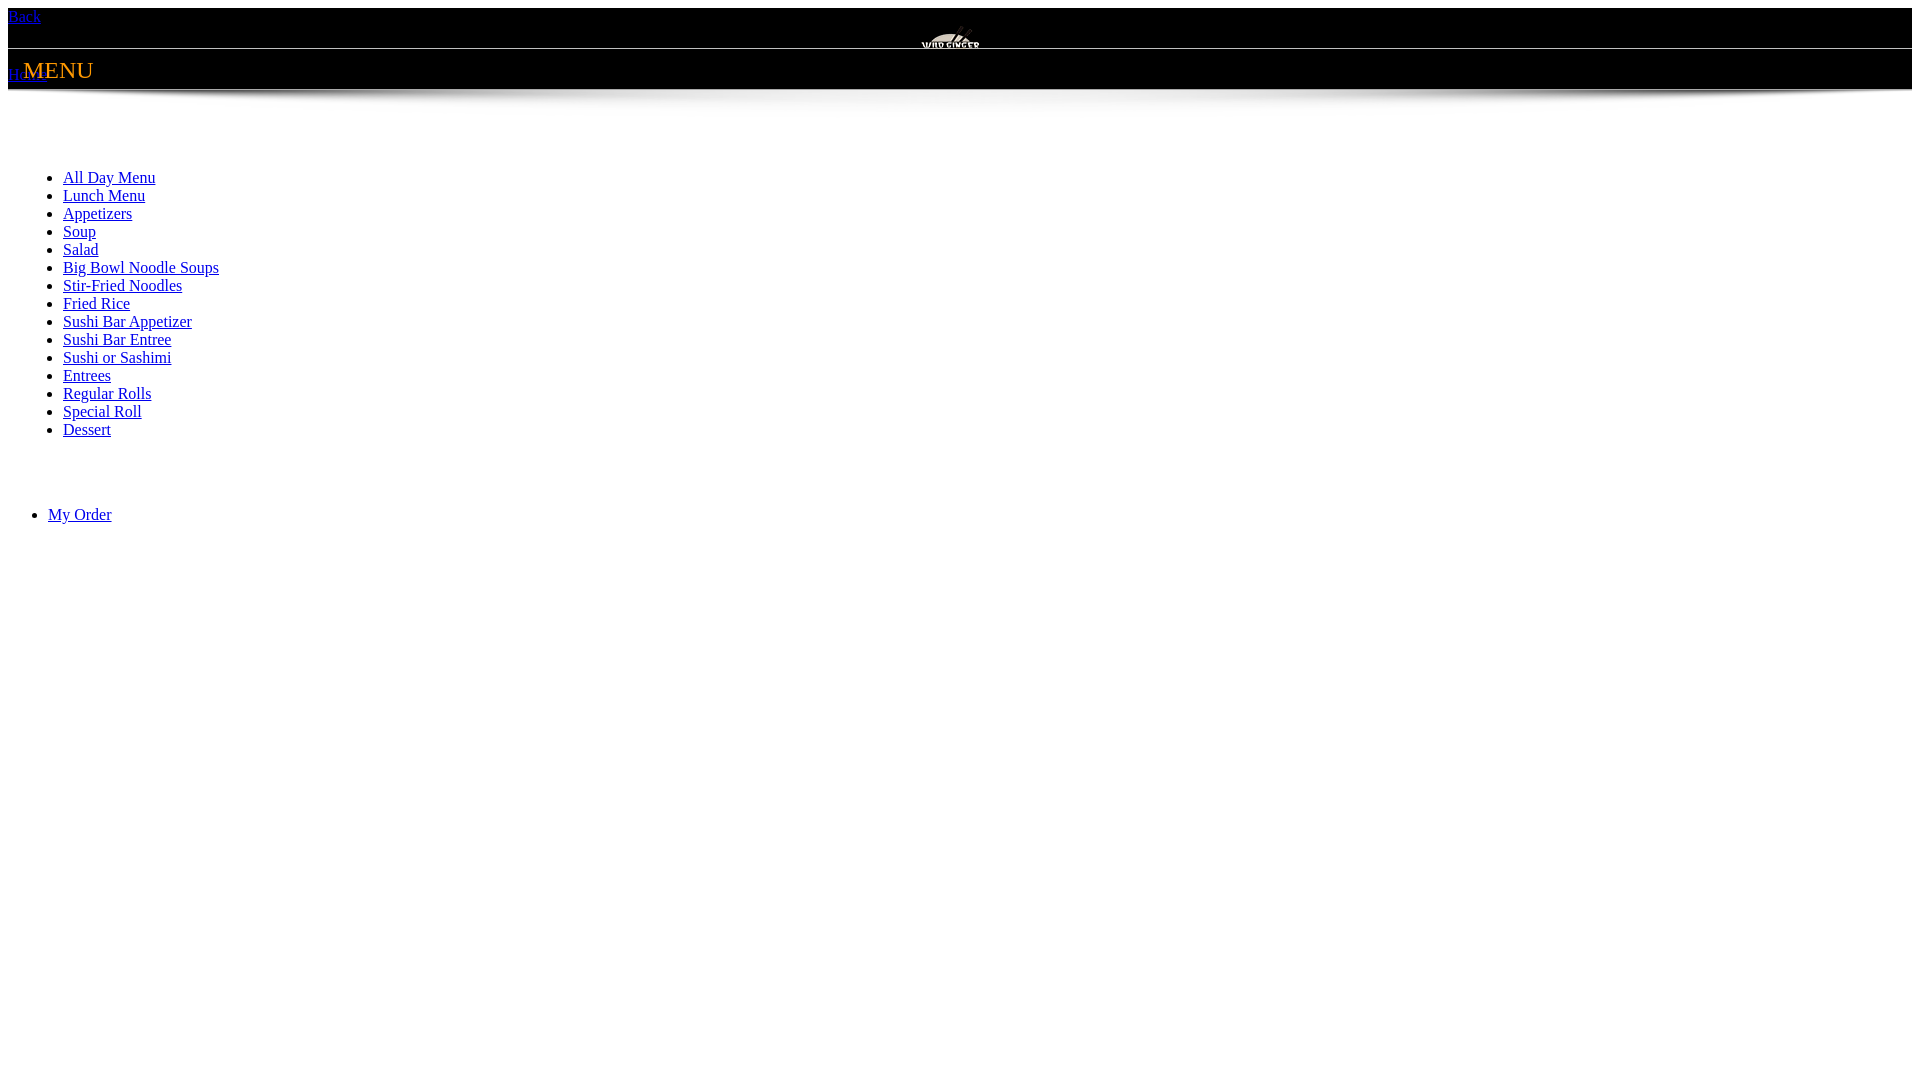  What do you see at coordinates (108, 176) in the screenshot?
I see `'All Day Menu'` at bounding box center [108, 176].